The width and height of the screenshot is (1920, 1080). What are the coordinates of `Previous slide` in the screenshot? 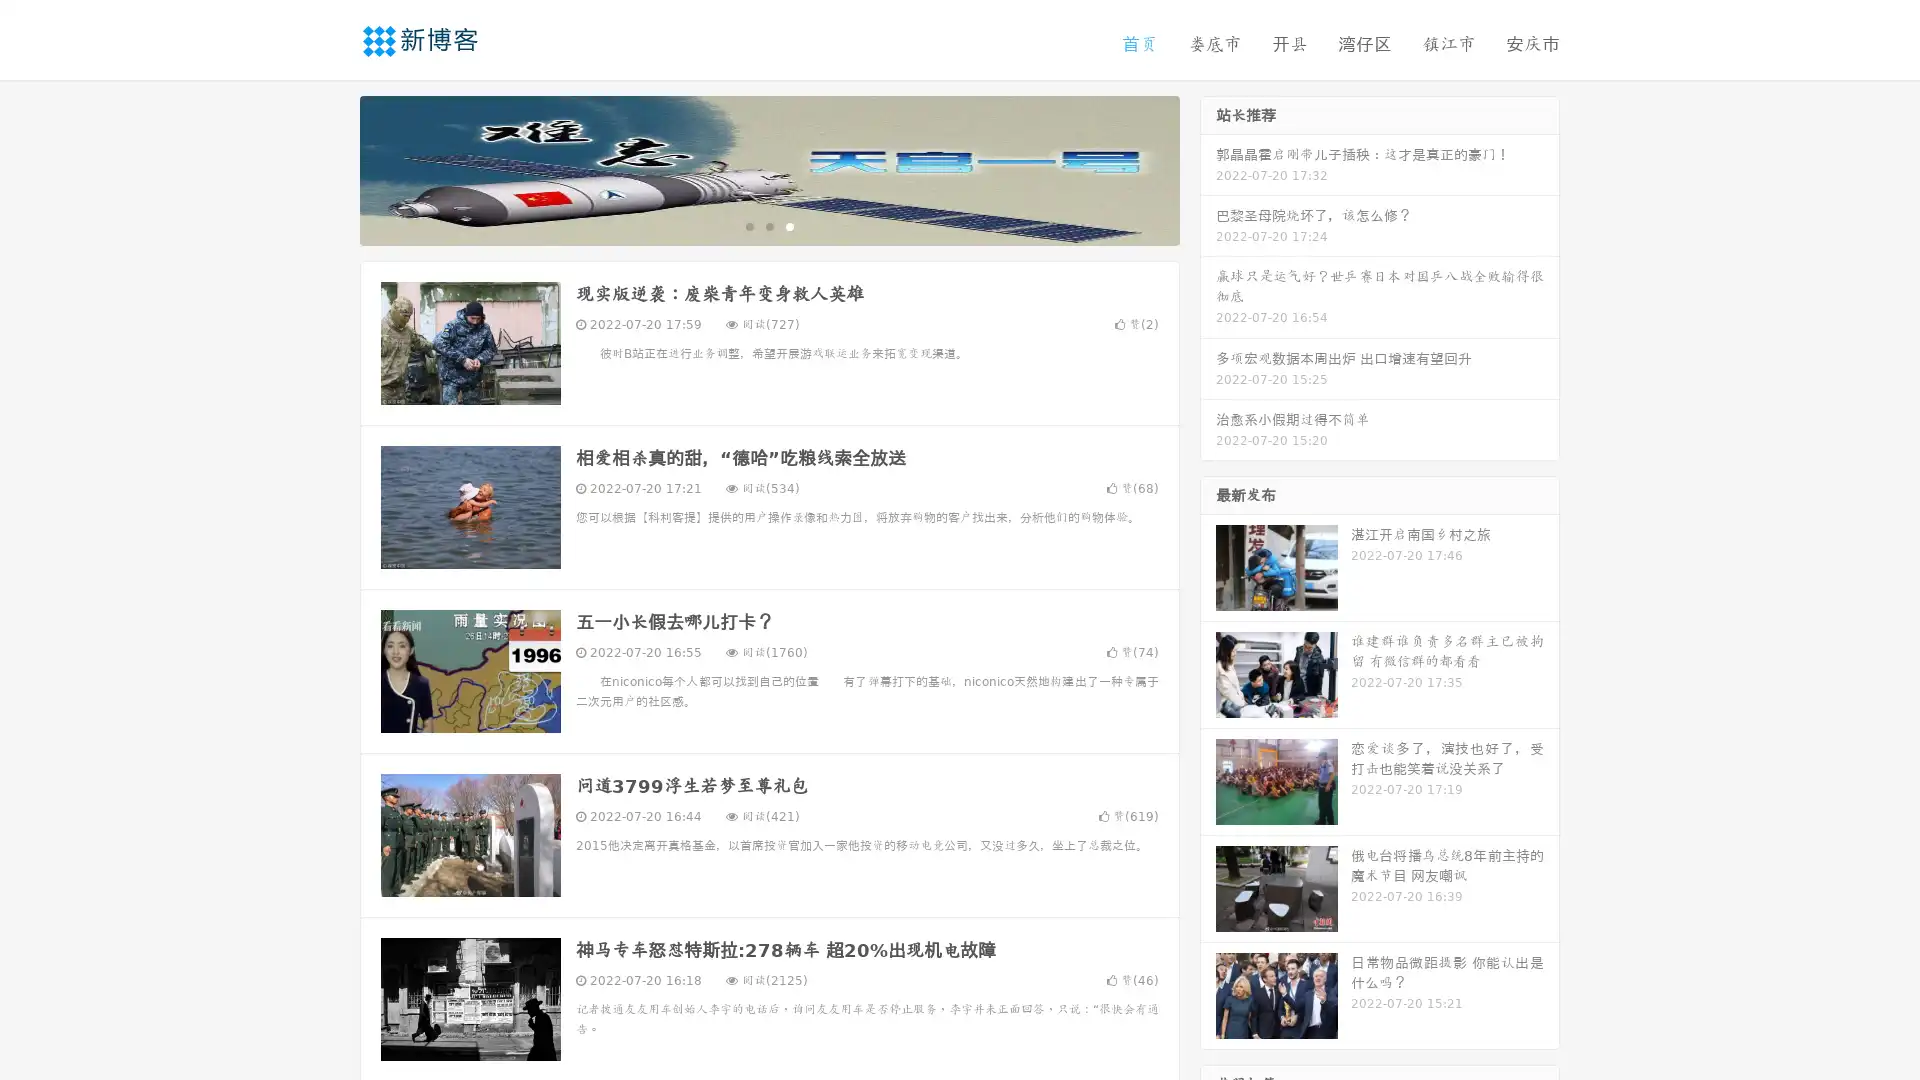 It's located at (330, 168).